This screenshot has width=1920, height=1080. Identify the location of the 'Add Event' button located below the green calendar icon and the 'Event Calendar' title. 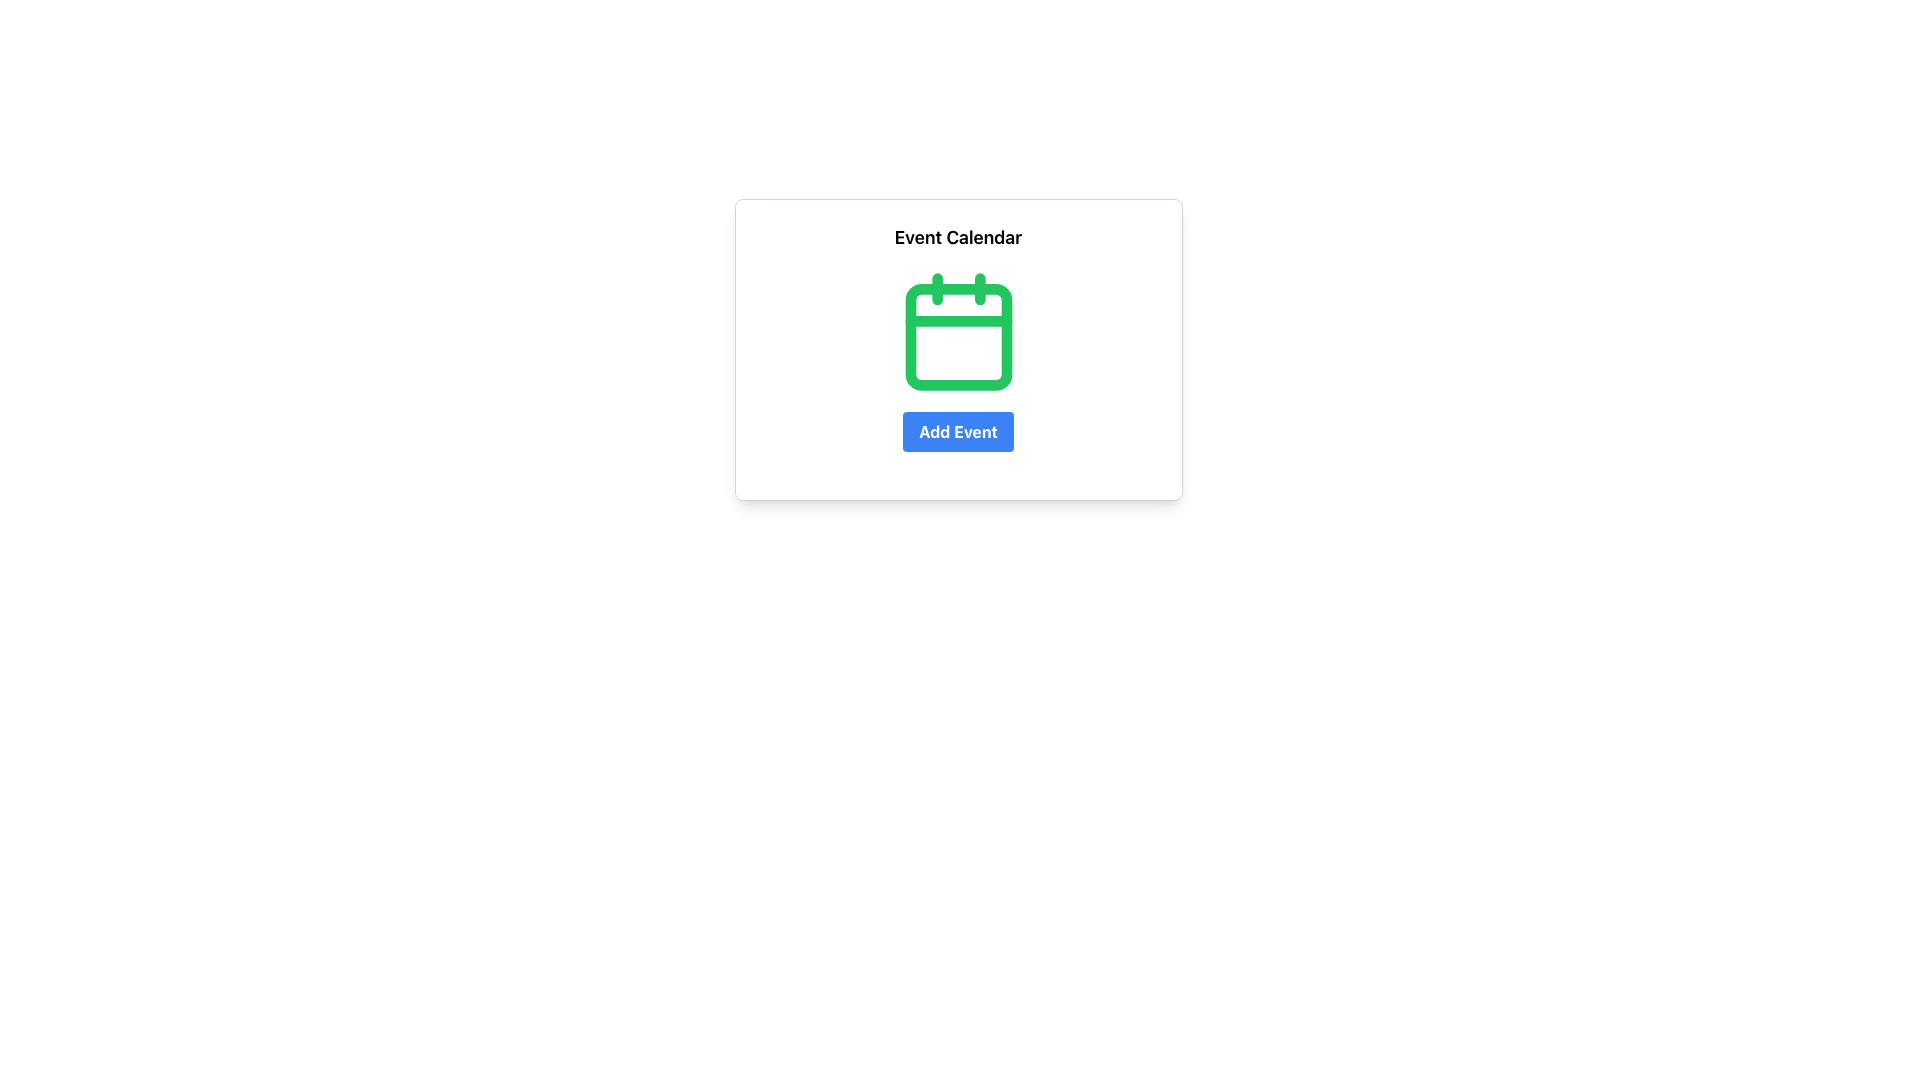
(957, 431).